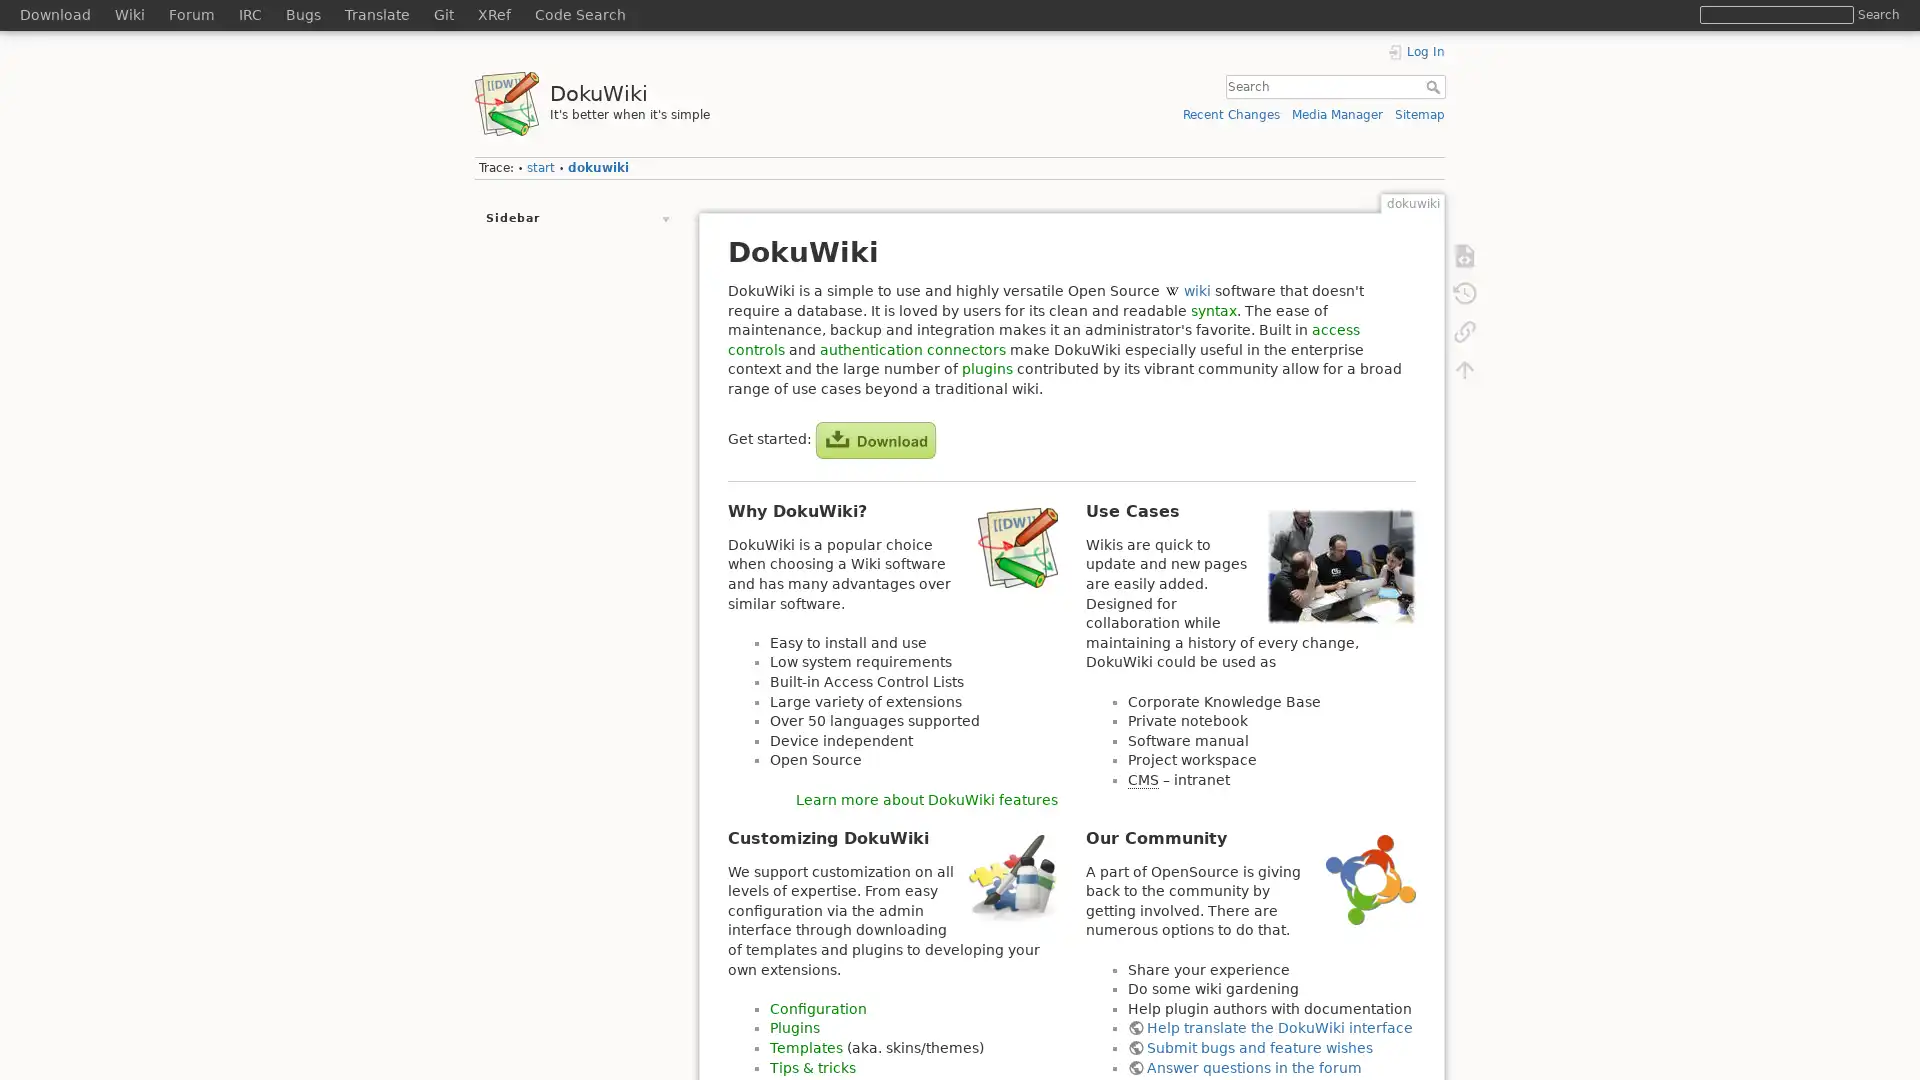  Describe the element at coordinates (1877, 14) in the screenshot. I see `Search` at that location.